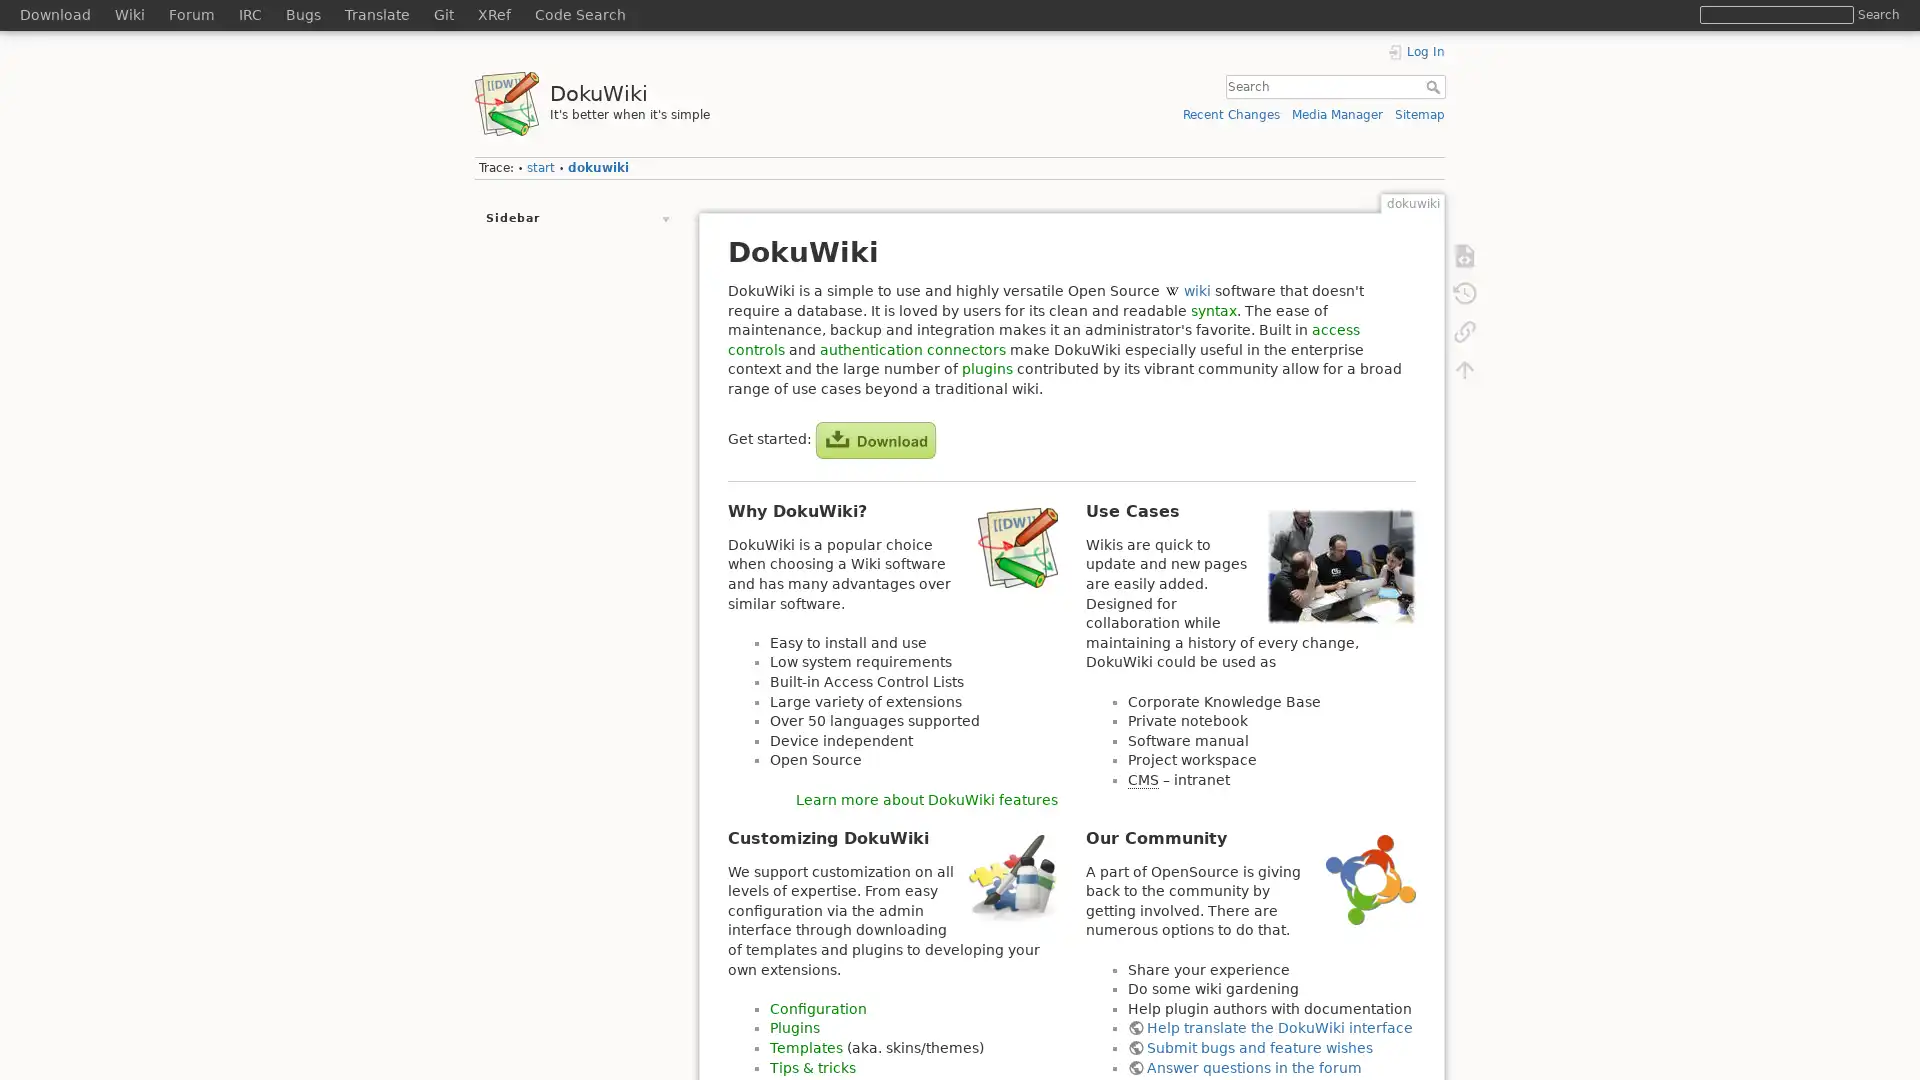  Describe the element at coordinates (1877, 14) in the screenshot. I see `Search` at that location.